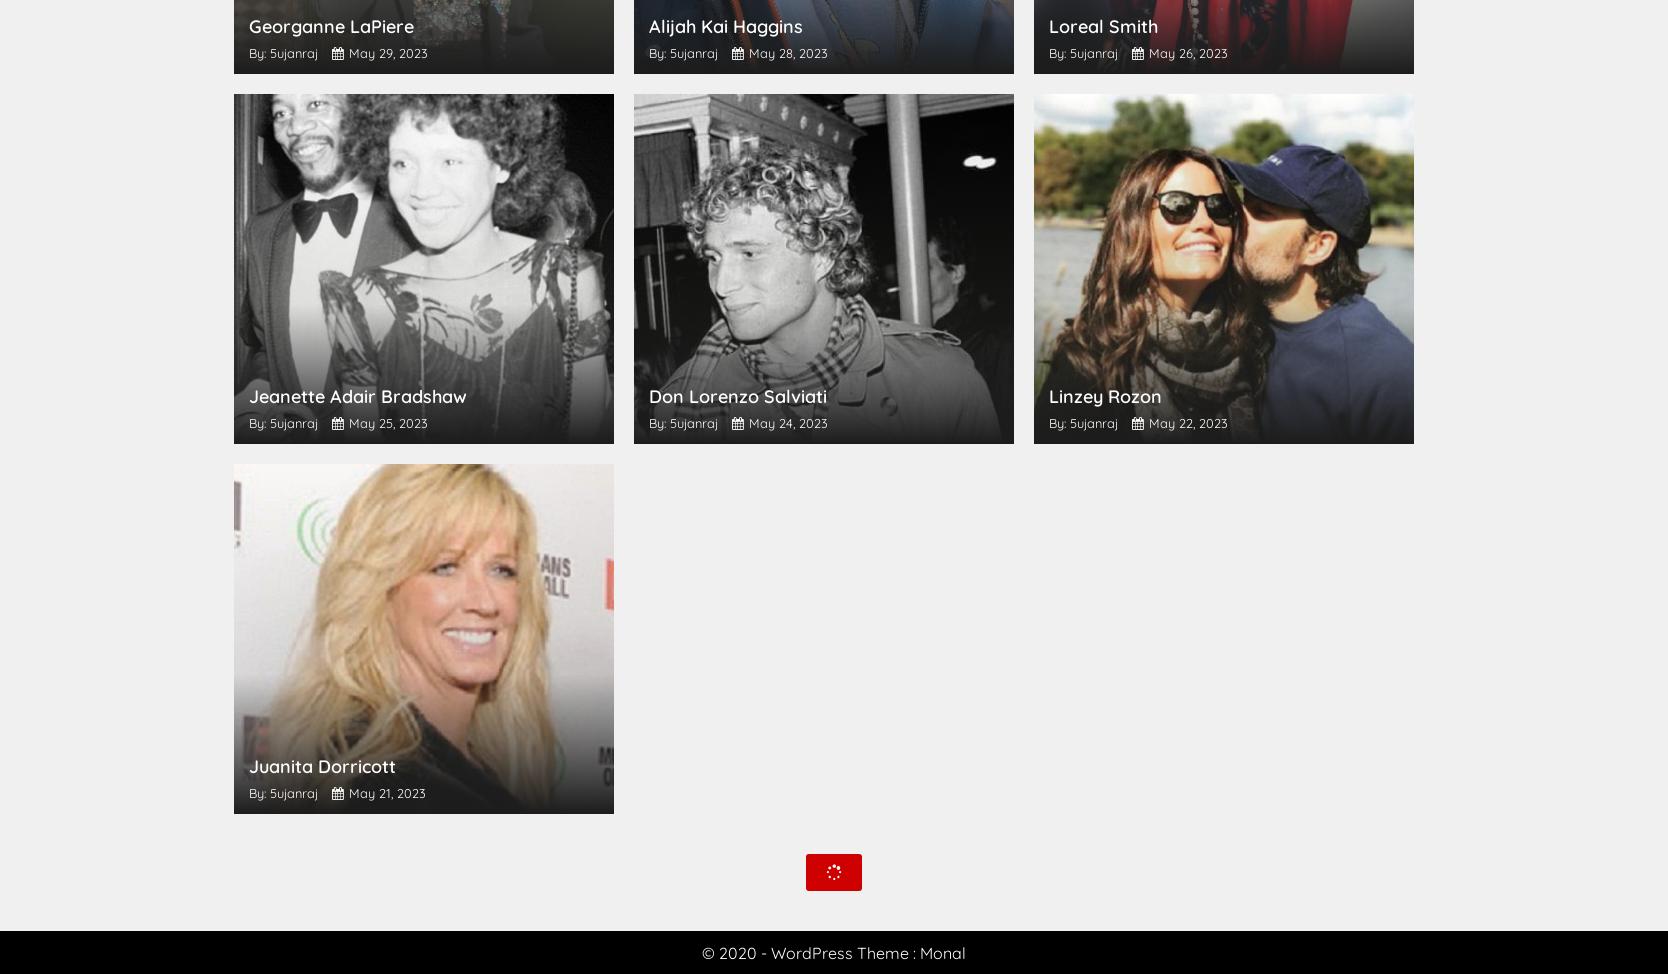  What do you see at coordinates (331, 26) in the screenshot?
I see `'Georganne LaPiere'` at bounding box center [331, 26].